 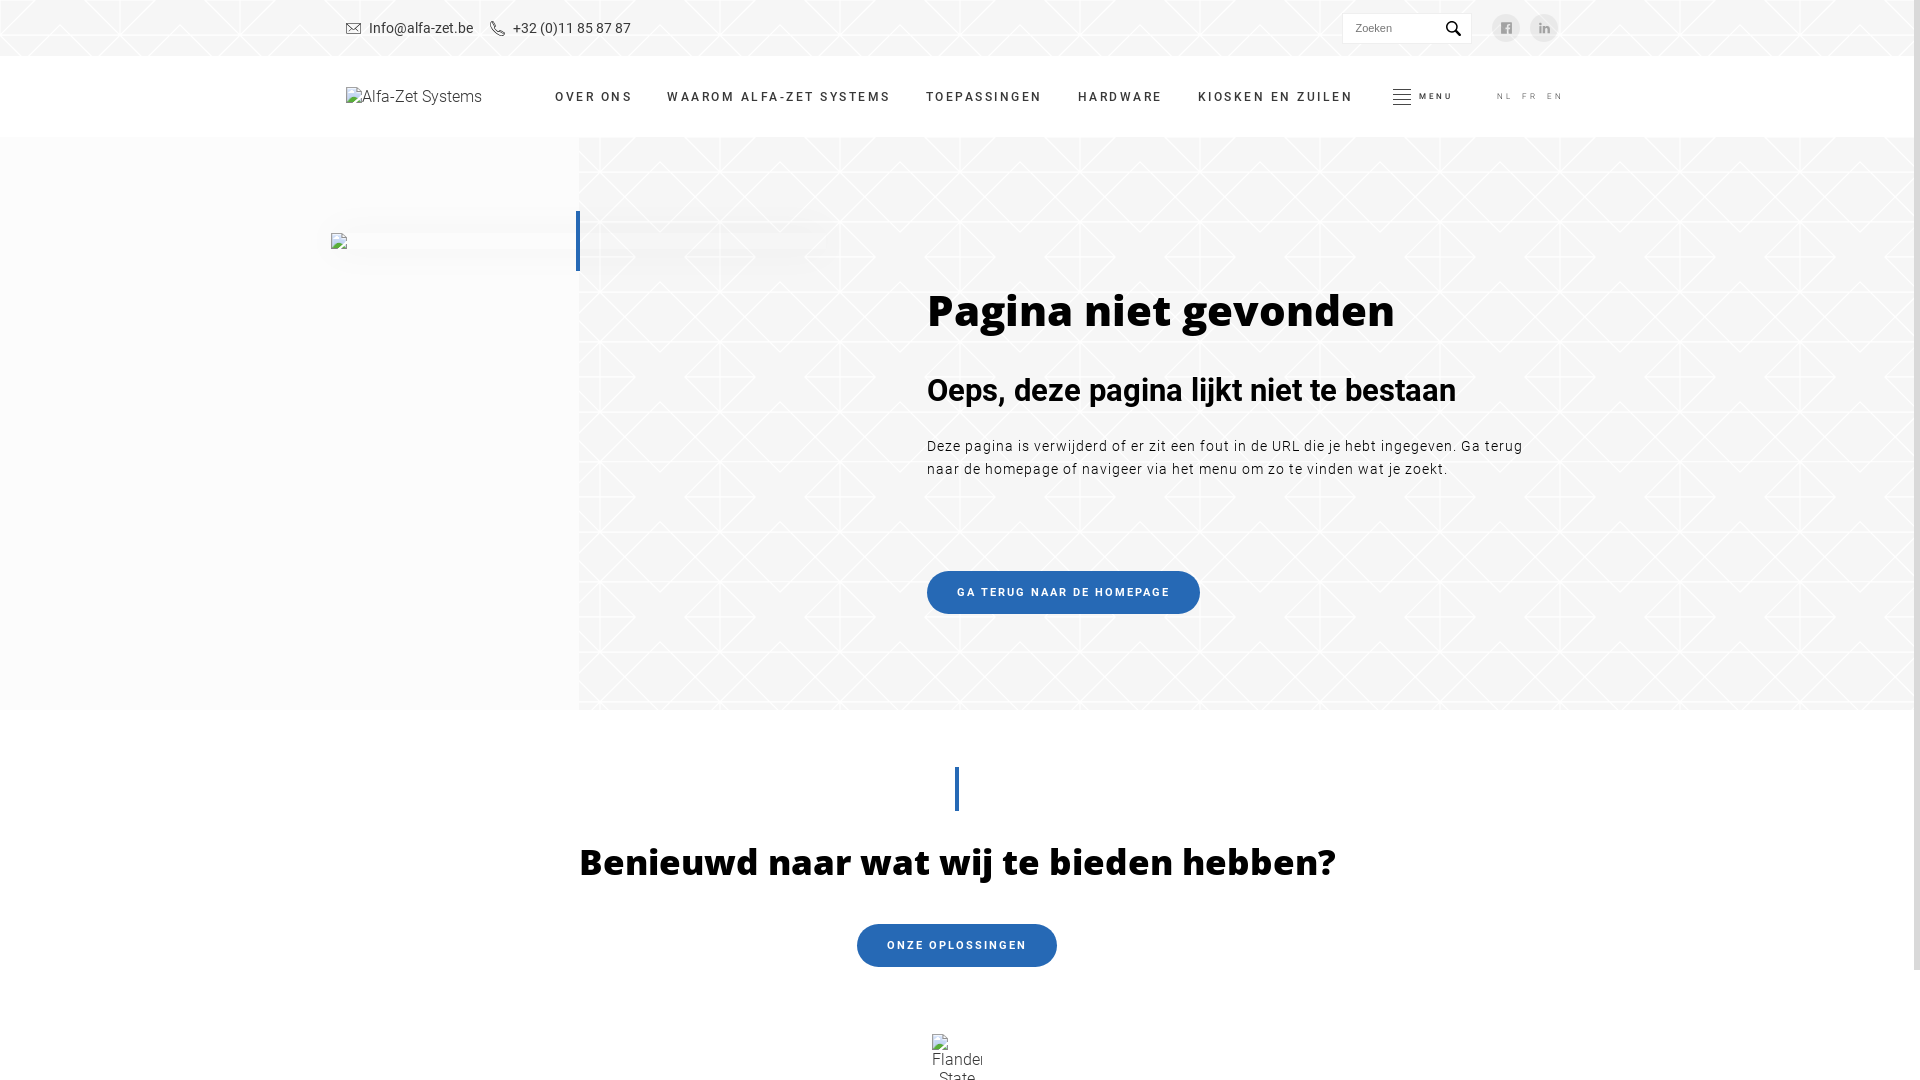 What do you see at coordinates (1554, 96) in the screenshot?
I see `'EN'` at bounding box center [1554, 96].